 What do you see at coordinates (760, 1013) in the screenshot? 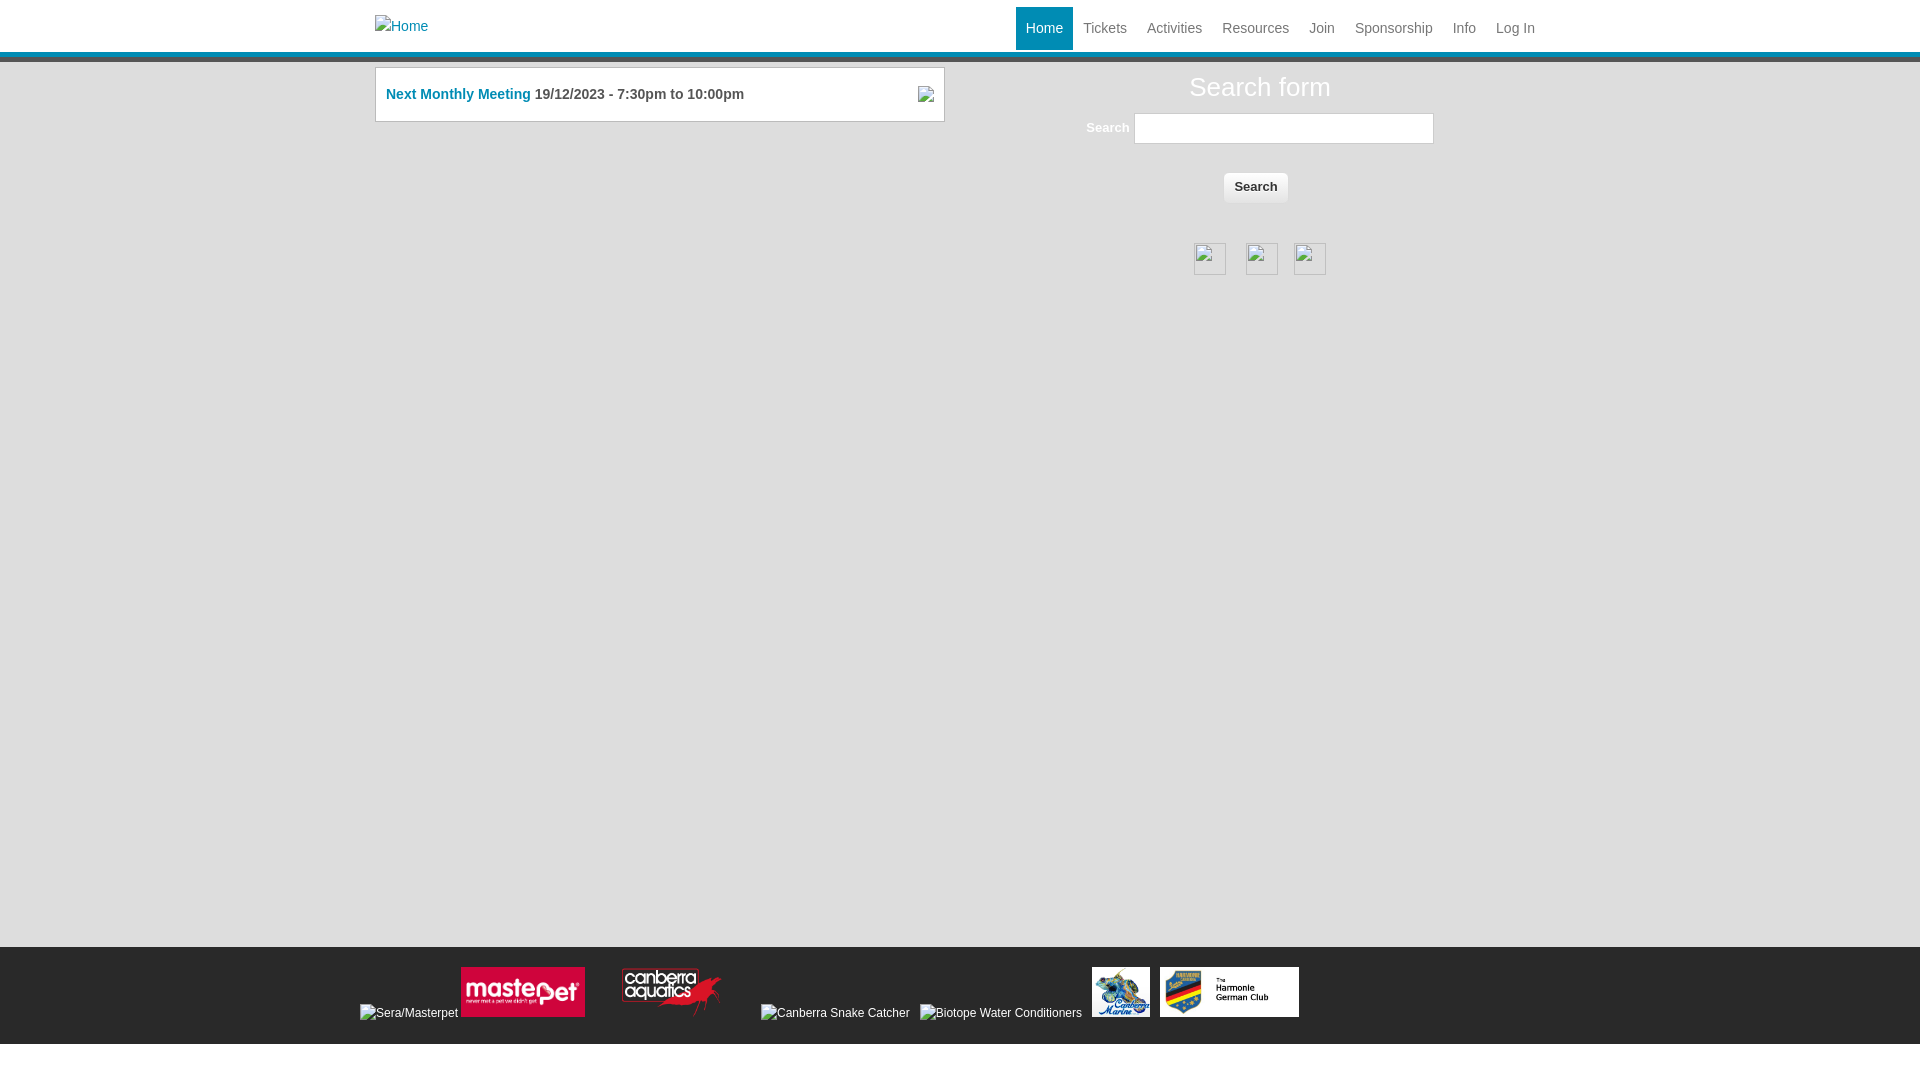
I see `'Canberra Snake Catcher'` at bounding box center [760, 1013].